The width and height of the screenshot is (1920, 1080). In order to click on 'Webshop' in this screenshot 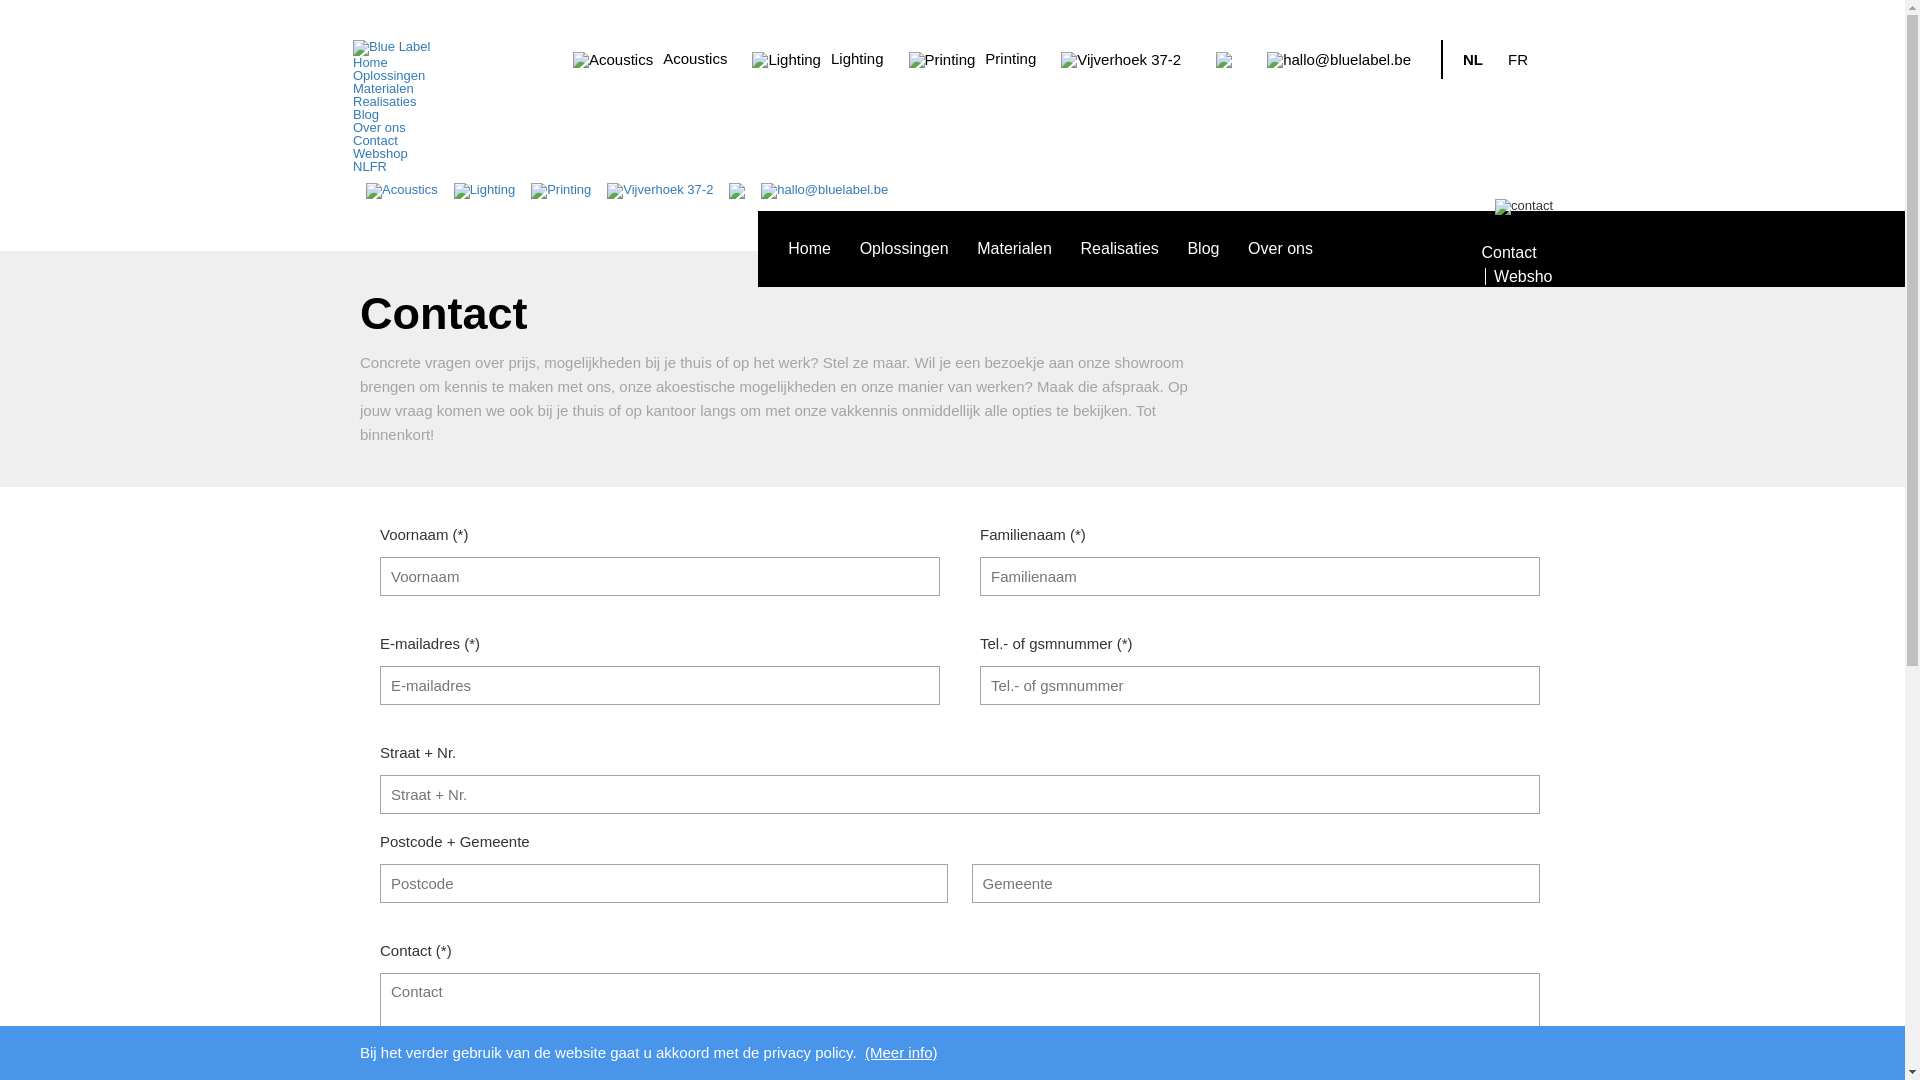, I will do `click(1484, 276)`.